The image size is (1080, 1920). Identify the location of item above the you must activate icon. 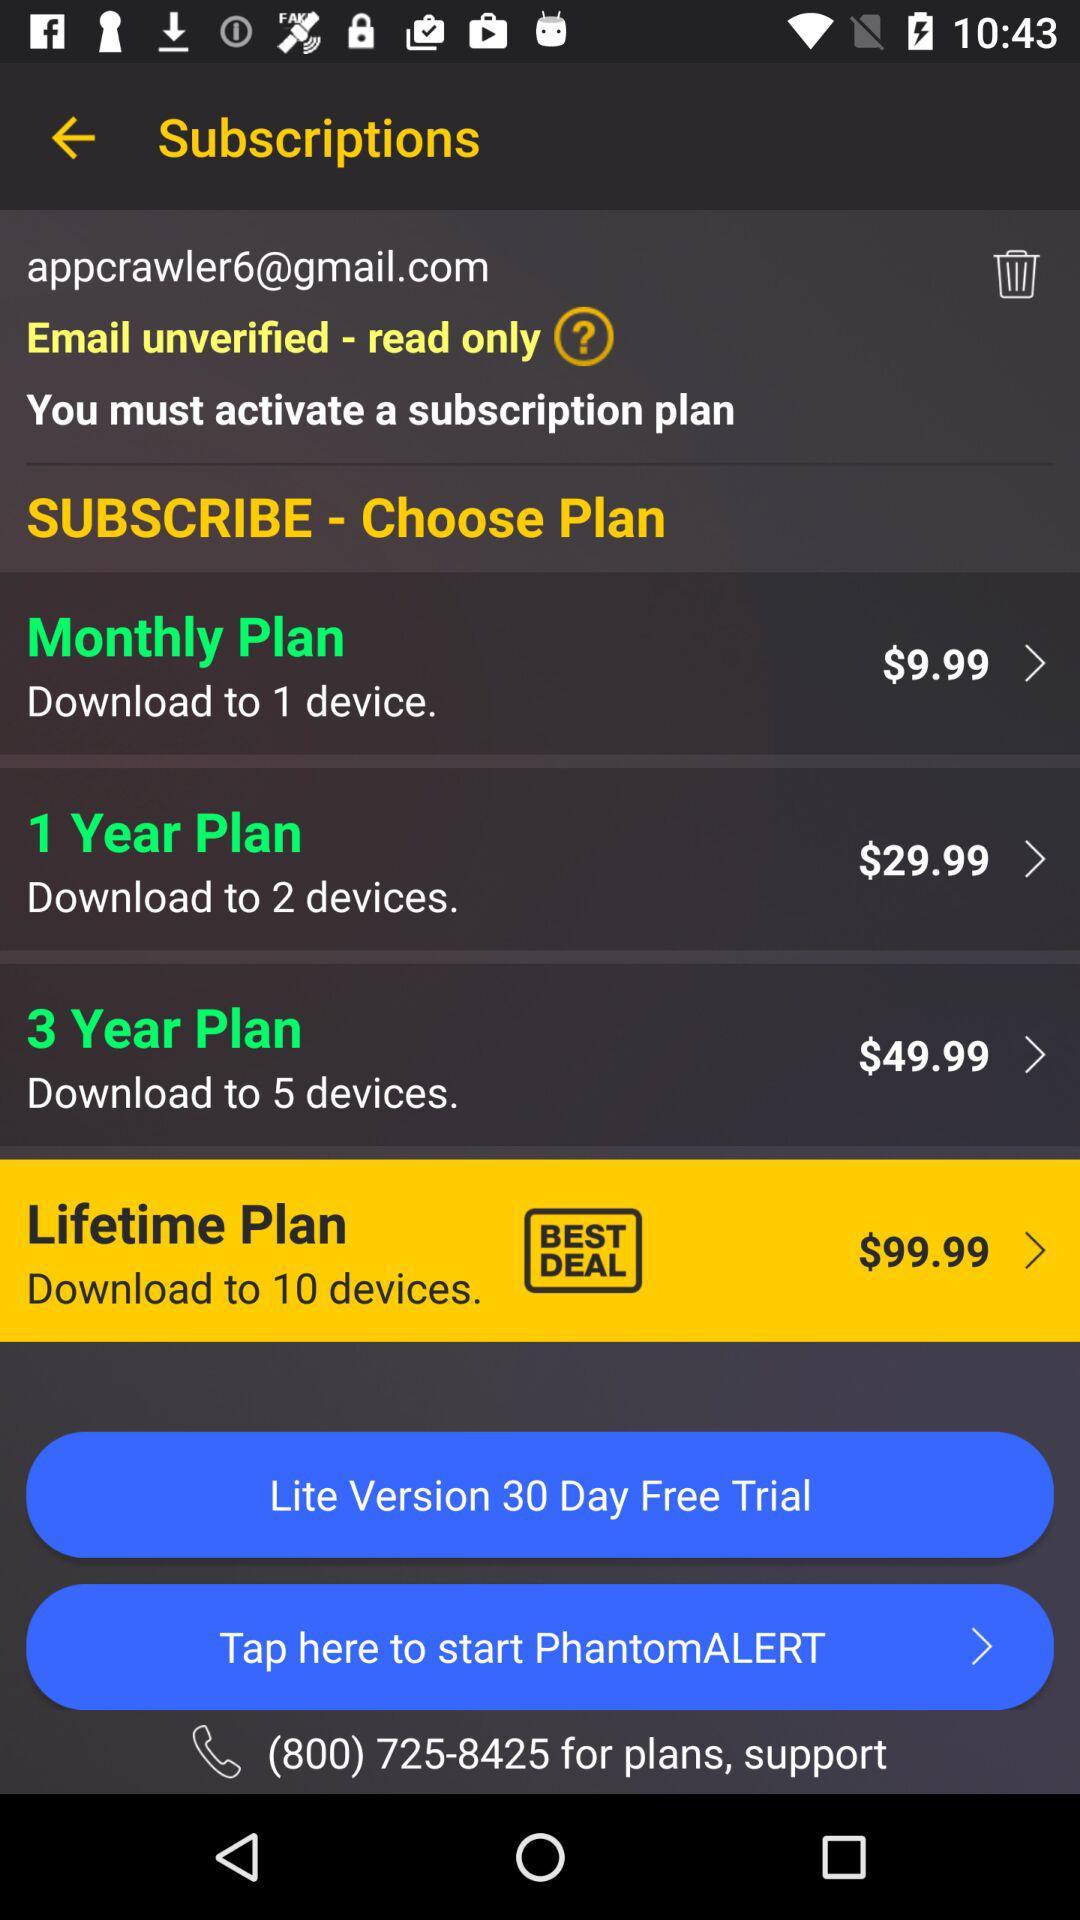
(318, 336).